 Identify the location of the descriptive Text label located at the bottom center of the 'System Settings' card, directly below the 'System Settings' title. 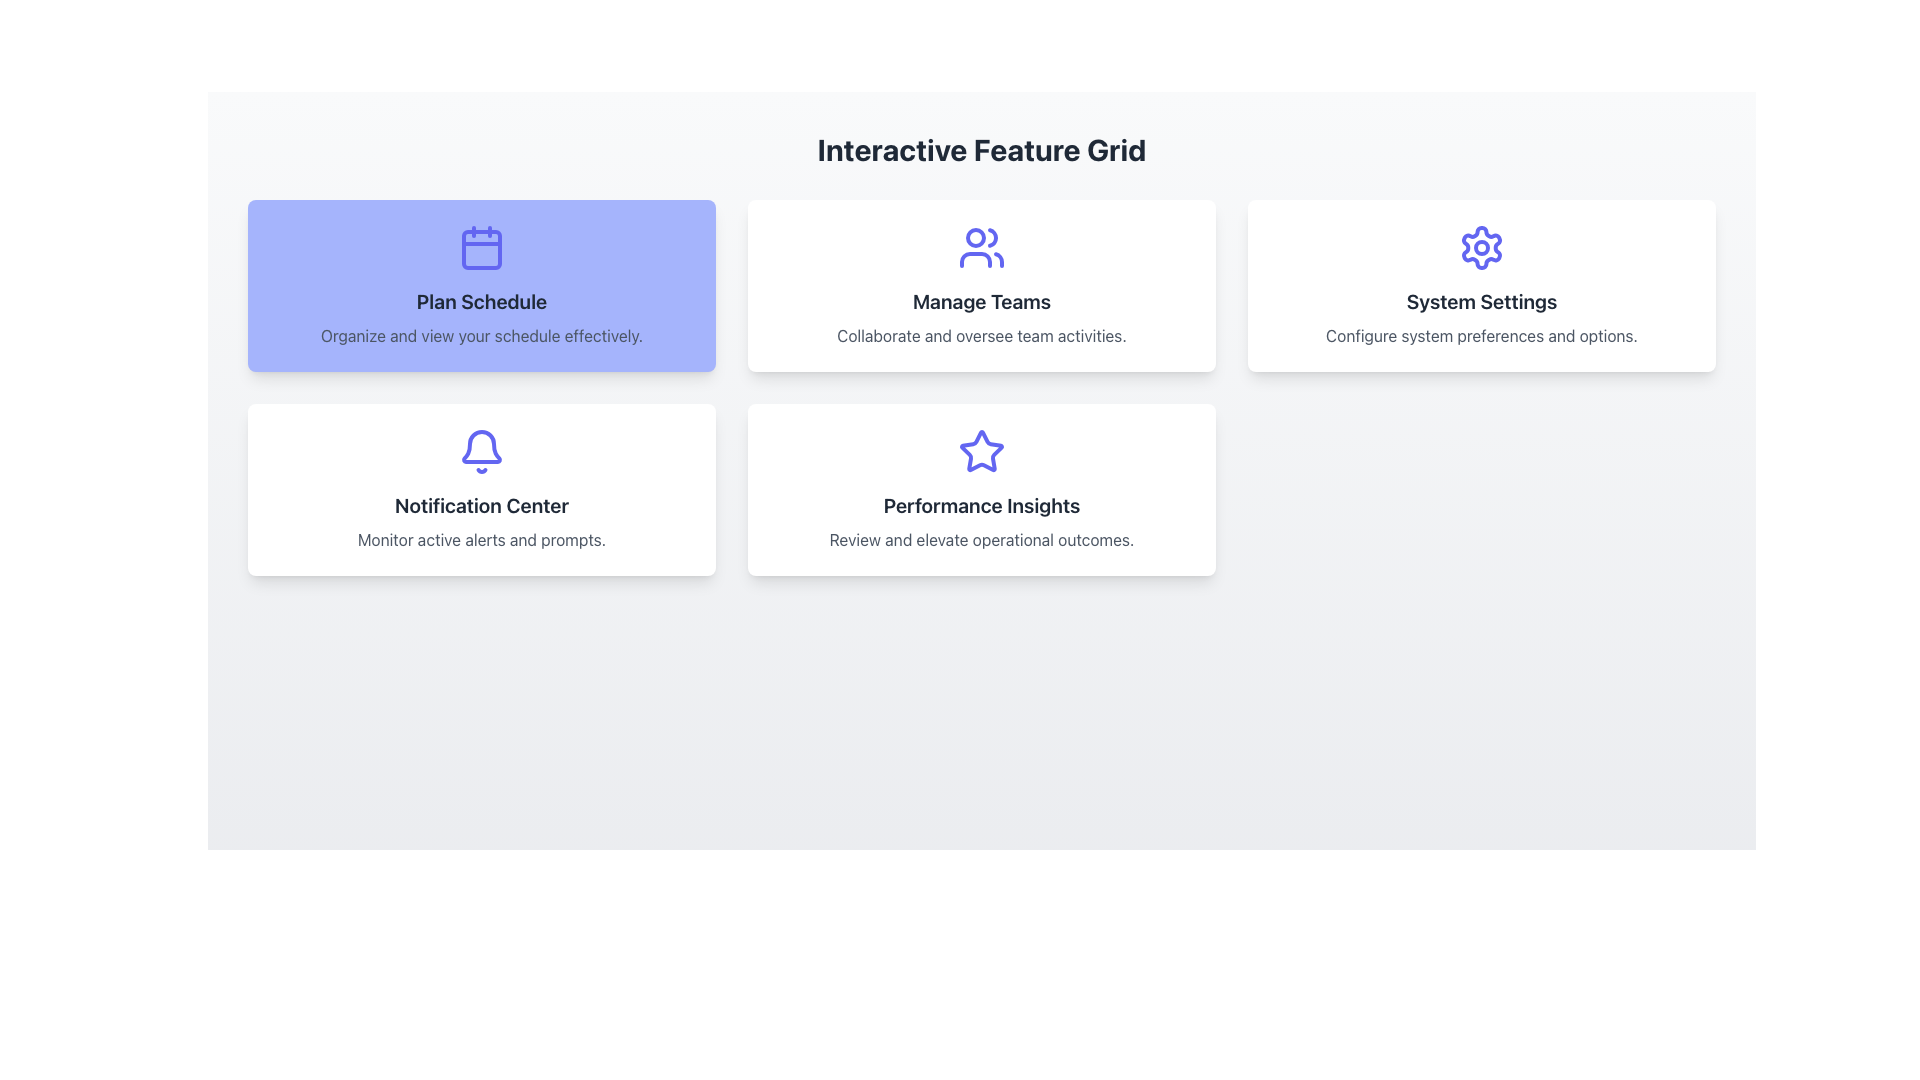
(1482, 334).